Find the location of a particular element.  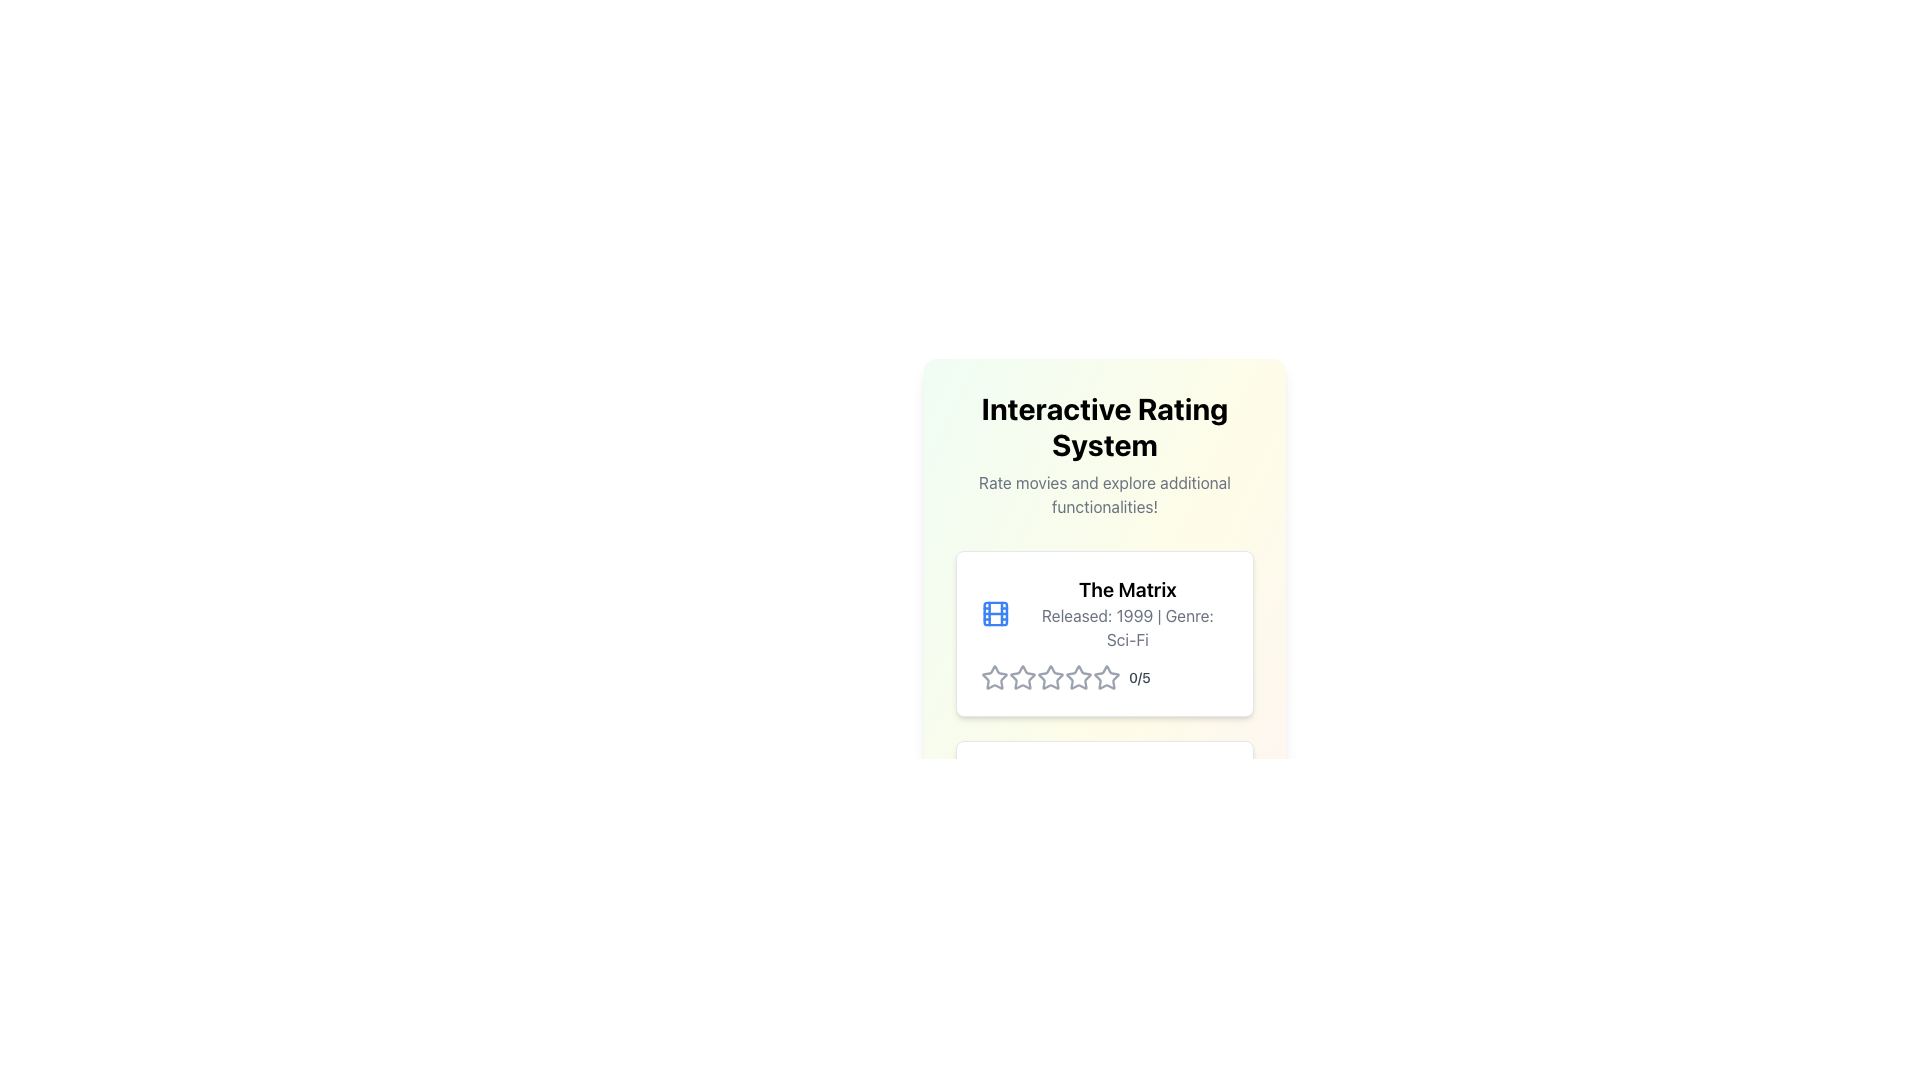

the leftmost star in the rating widget is located at coordinates (994, 676).